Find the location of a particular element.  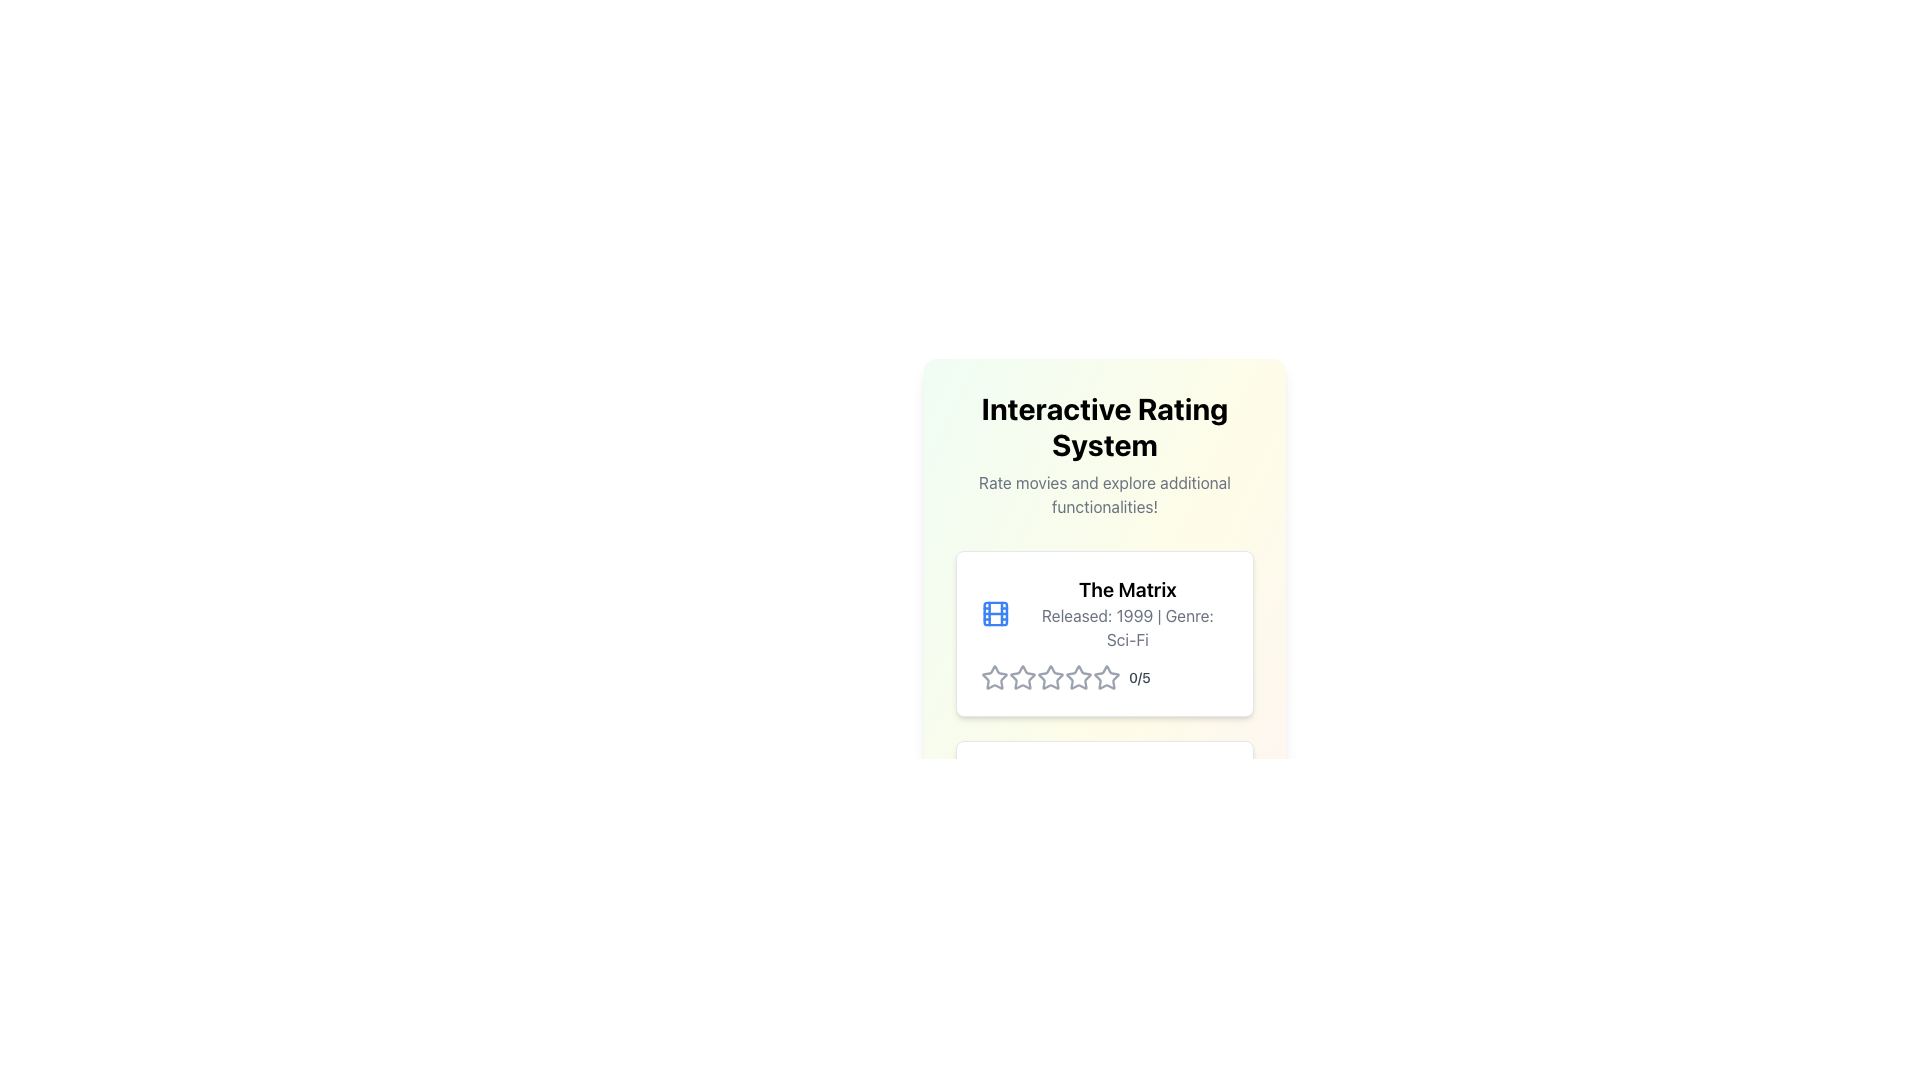

the leftmost star in the rating widget is located at coordinates (994, 676).